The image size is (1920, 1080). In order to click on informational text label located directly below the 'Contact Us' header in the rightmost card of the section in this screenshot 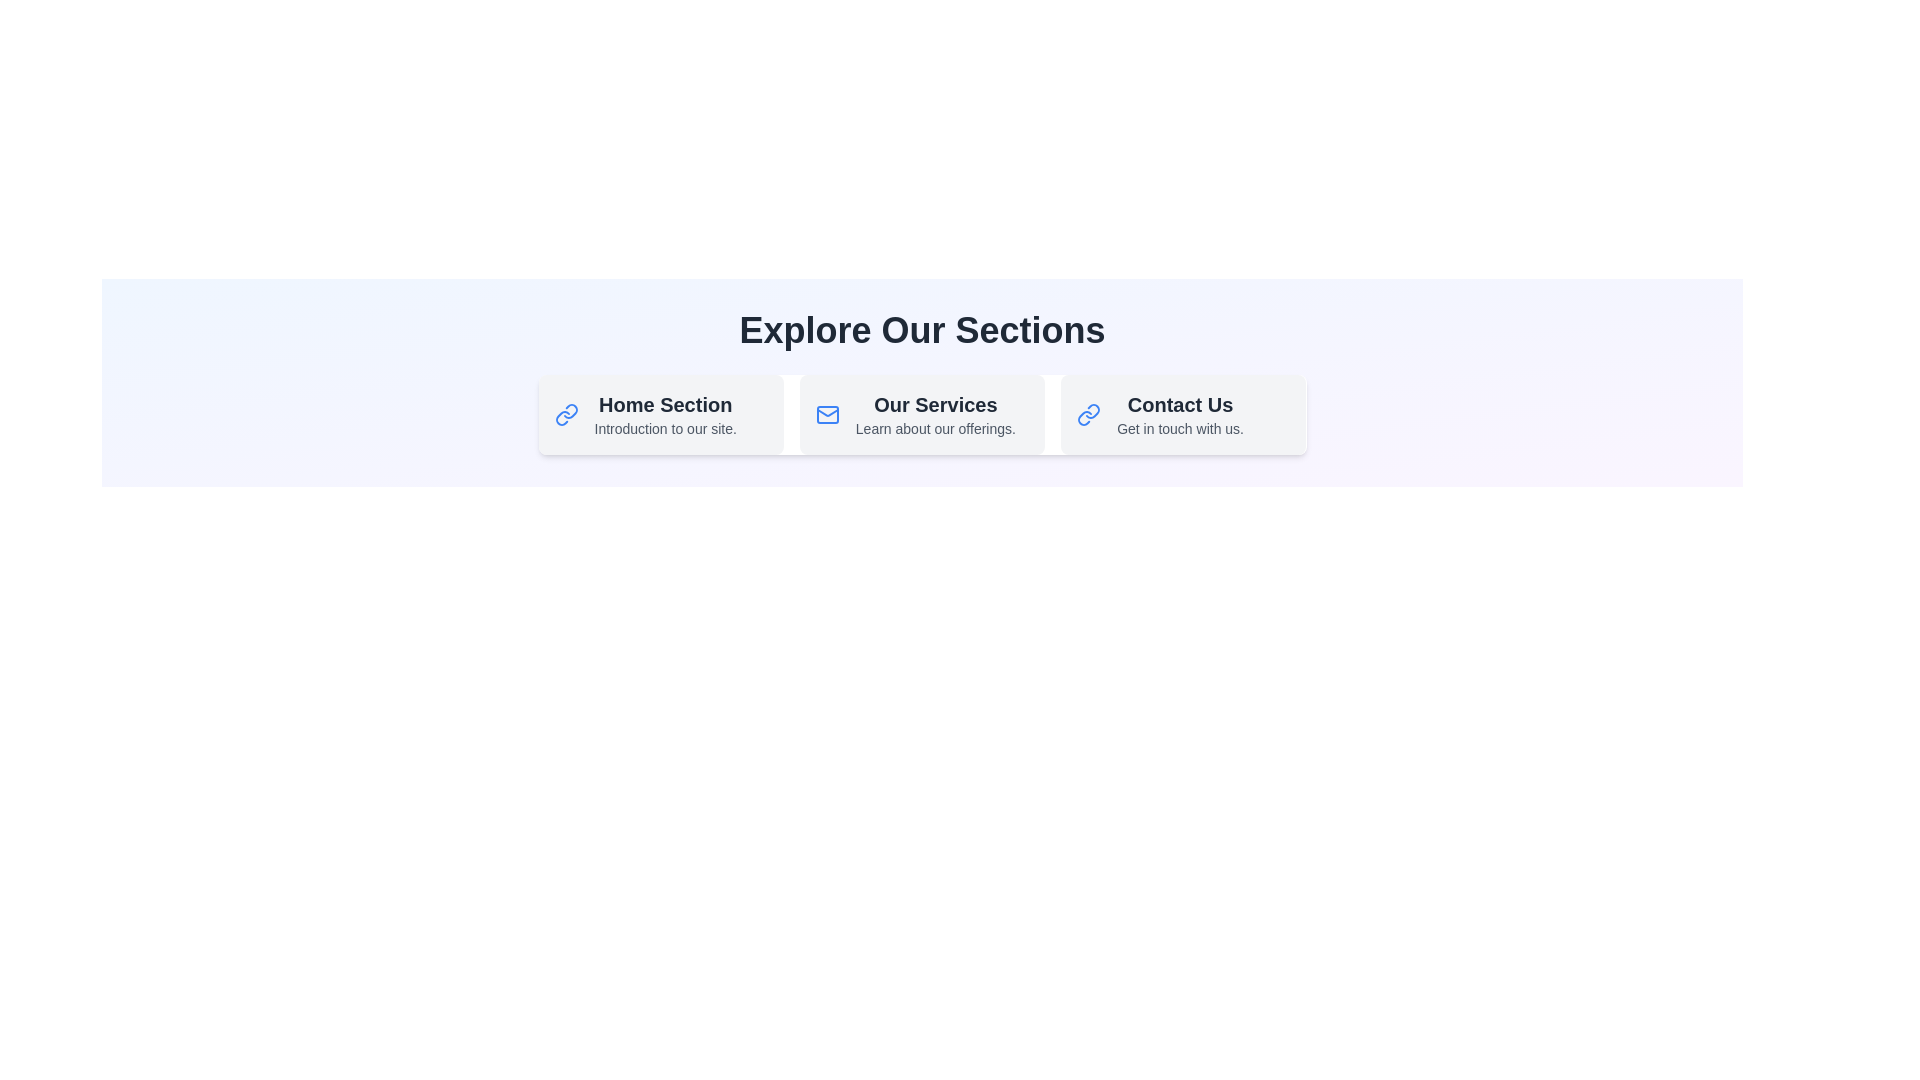, I will do `click(1180, 427)`.